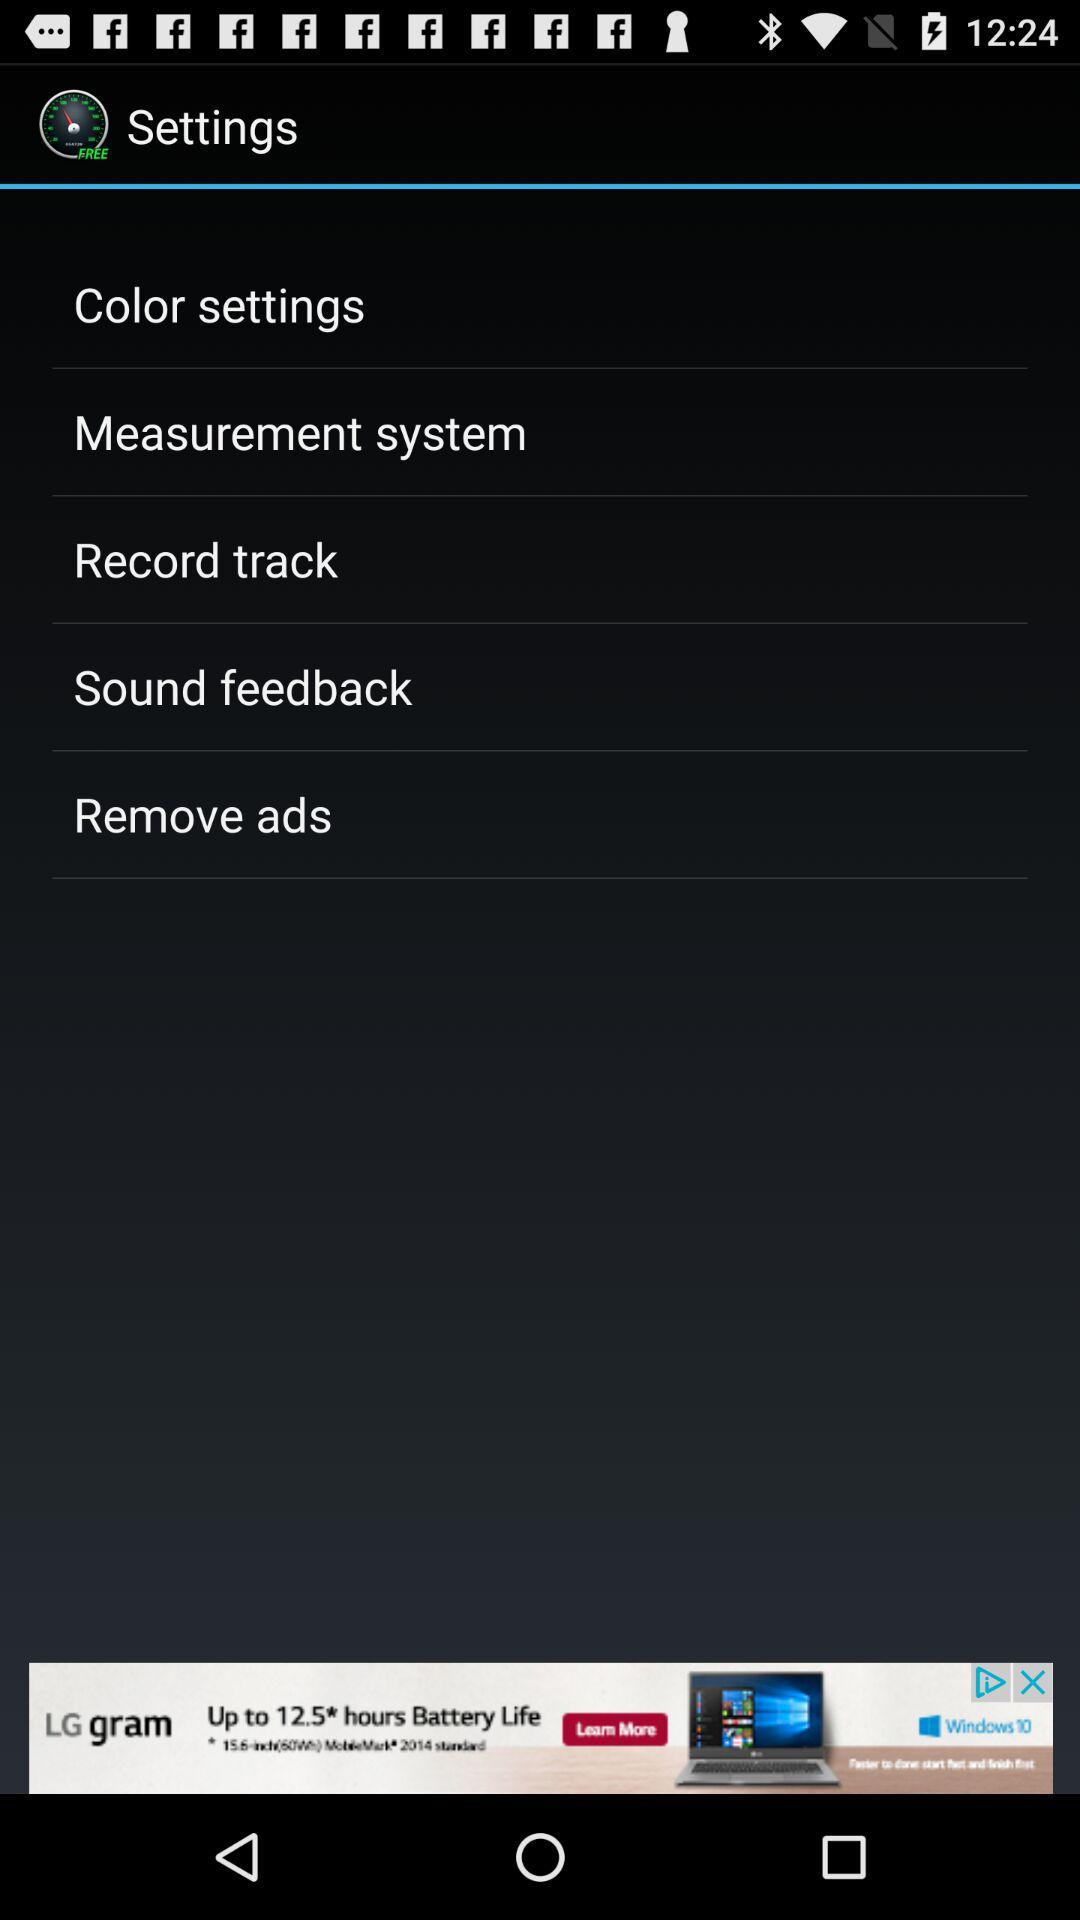 Image resolution: width=1080 pixels, height=1920 pixels. Describe the element at coordinates (540, 1727) in the screenshot. I see `advertisement` at that location.